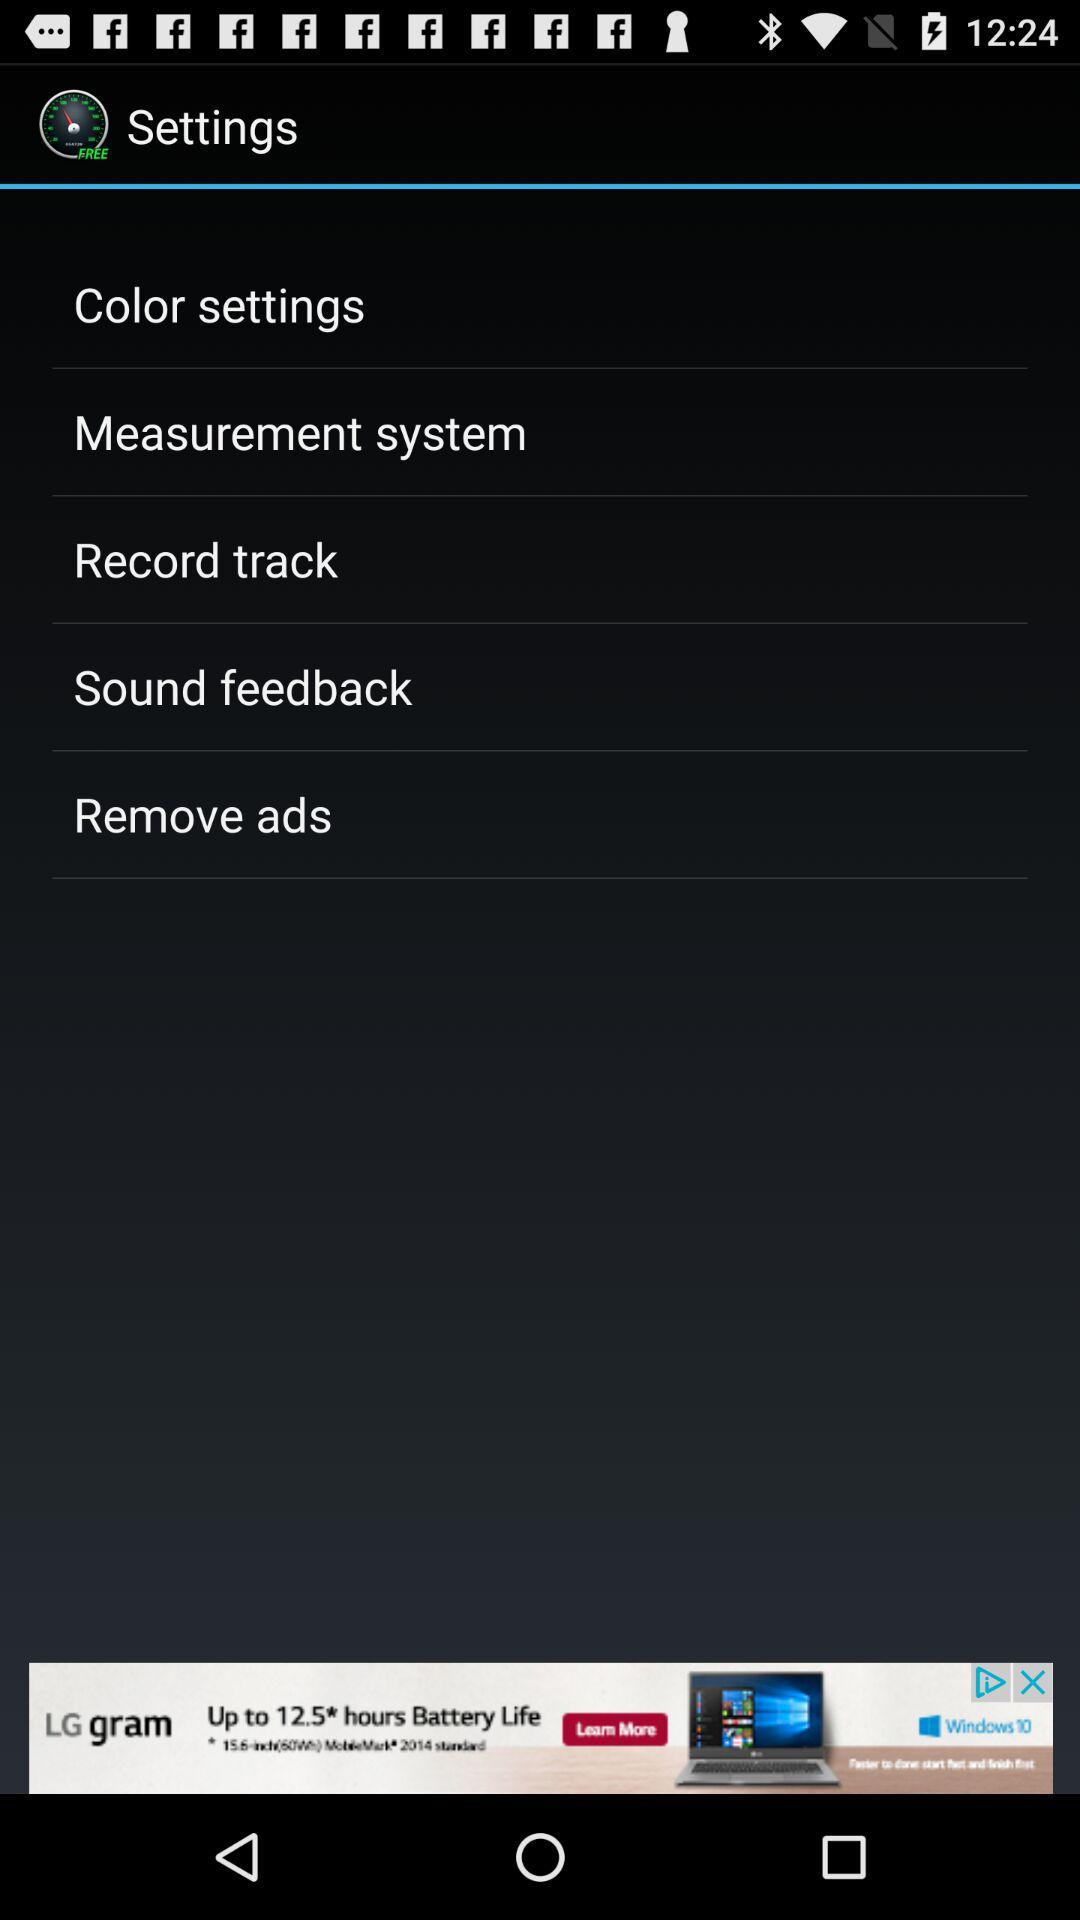 Image resolution: width=1080 pixels, height=1920 pixels. Describe the element at coordinates (540, 1727) in the screenshot. I see `advertisement` at that location.